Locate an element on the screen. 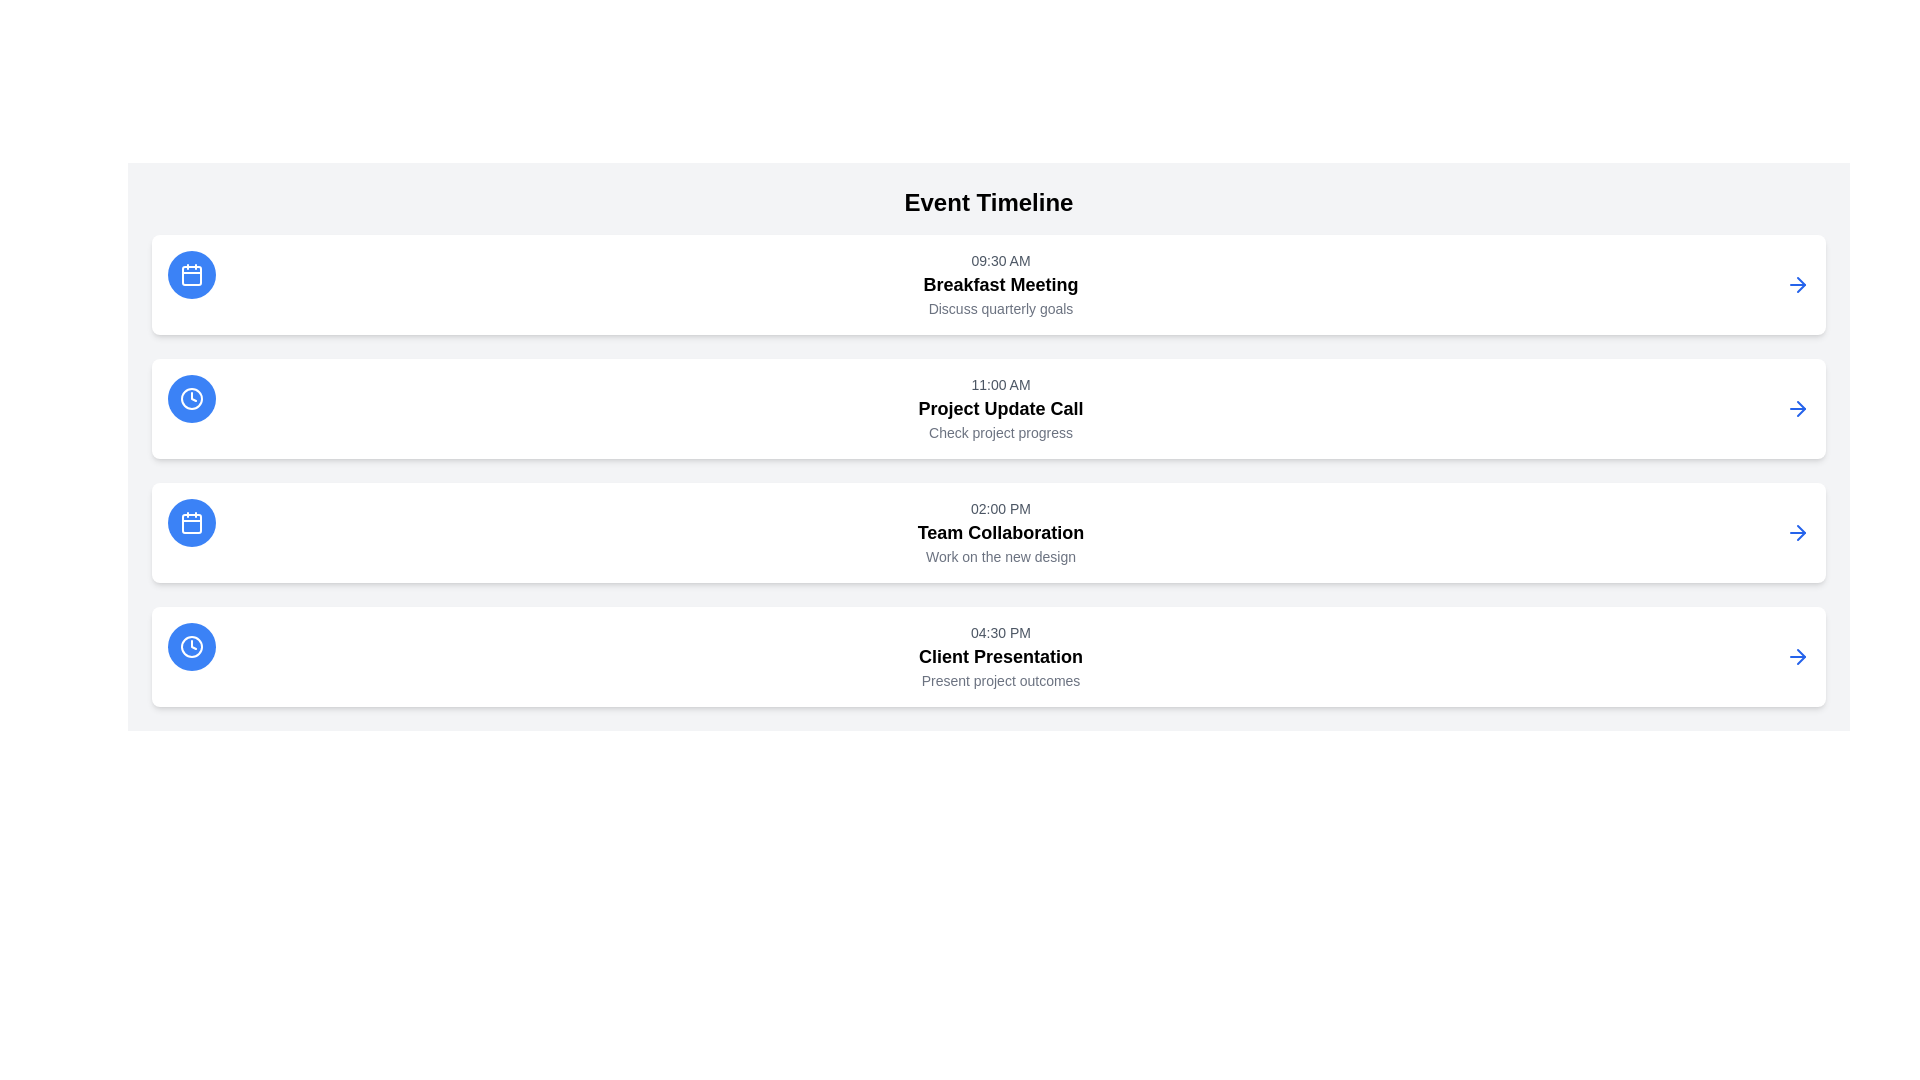 Image resolution: width=1920 pixels, height=1080 pixels. the text label 'Project Update Call' which is displayed in bold and larger font size, located in the second item of the timeline list is located at coordinates (1001, 407).